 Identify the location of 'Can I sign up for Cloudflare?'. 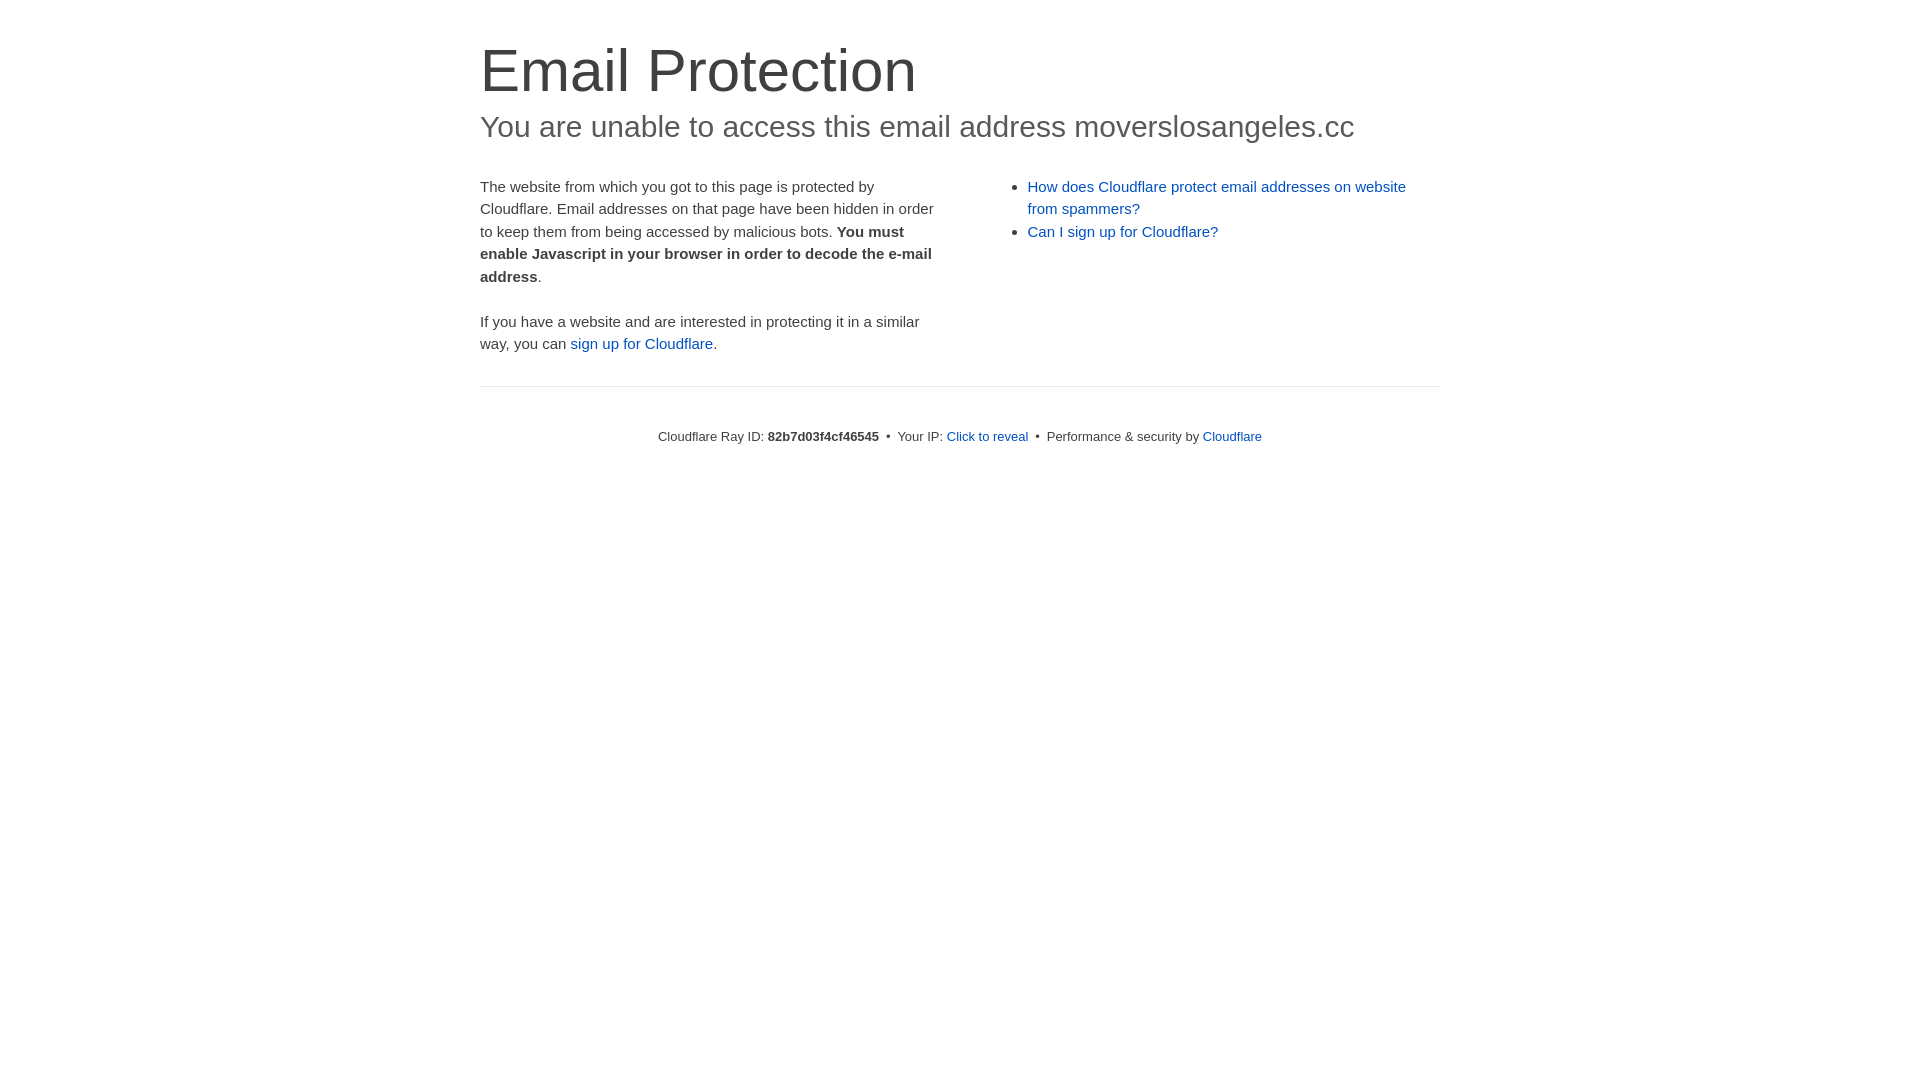
(1123, 230).